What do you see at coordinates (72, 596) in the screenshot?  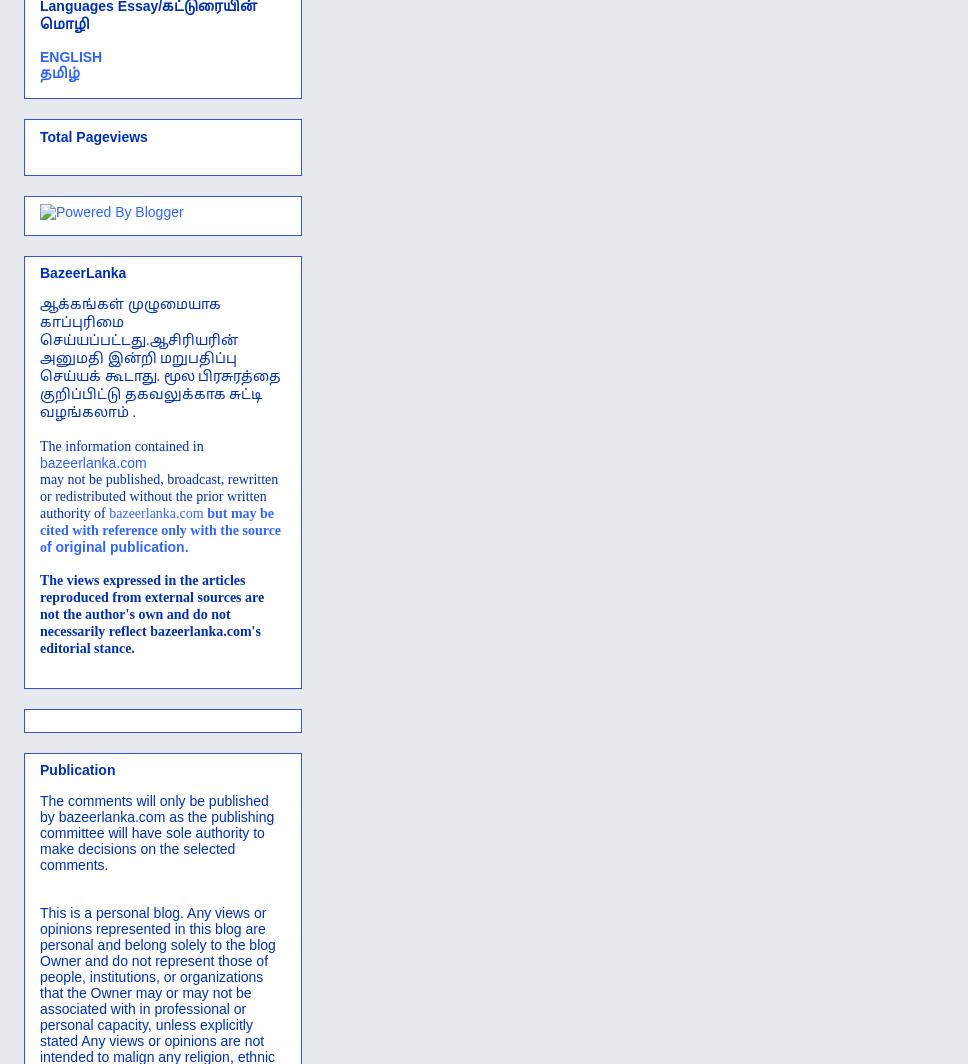 I see `'reproduced'` at bounding box center [72, 596].